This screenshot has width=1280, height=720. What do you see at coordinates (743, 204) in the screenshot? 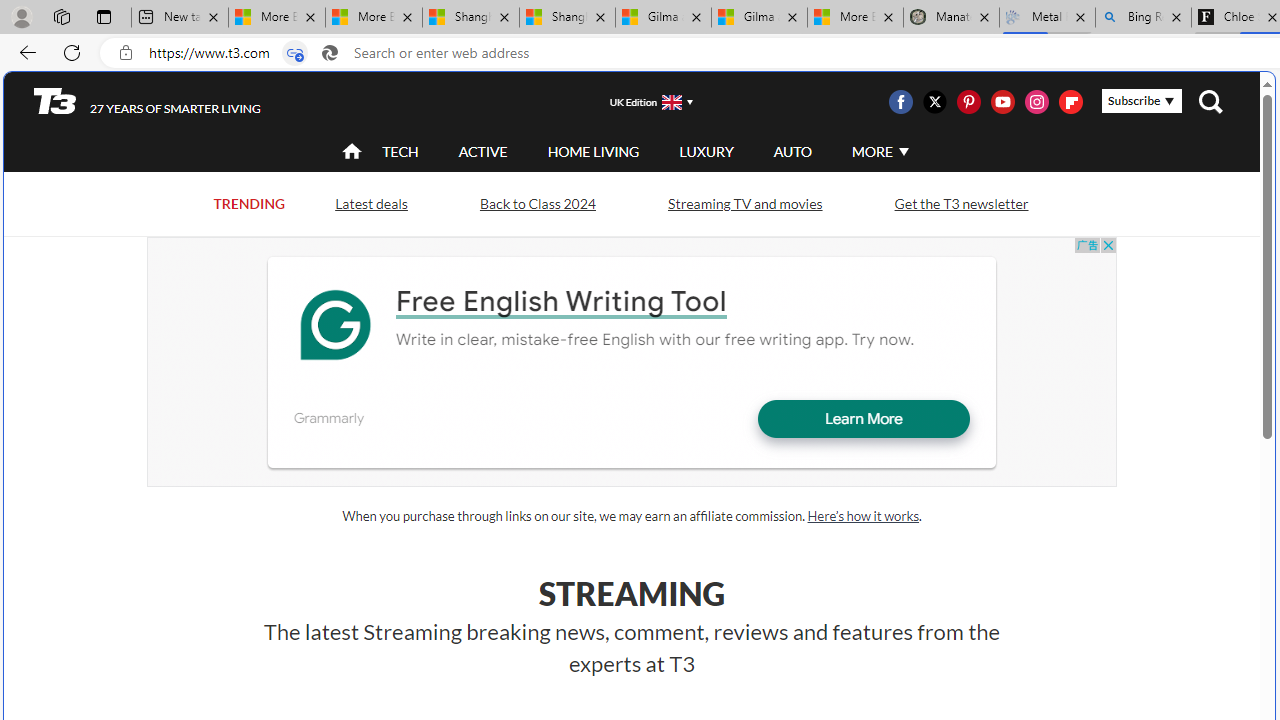
I see `'Streaming TV and movies'` at bounding box center [743, 204].